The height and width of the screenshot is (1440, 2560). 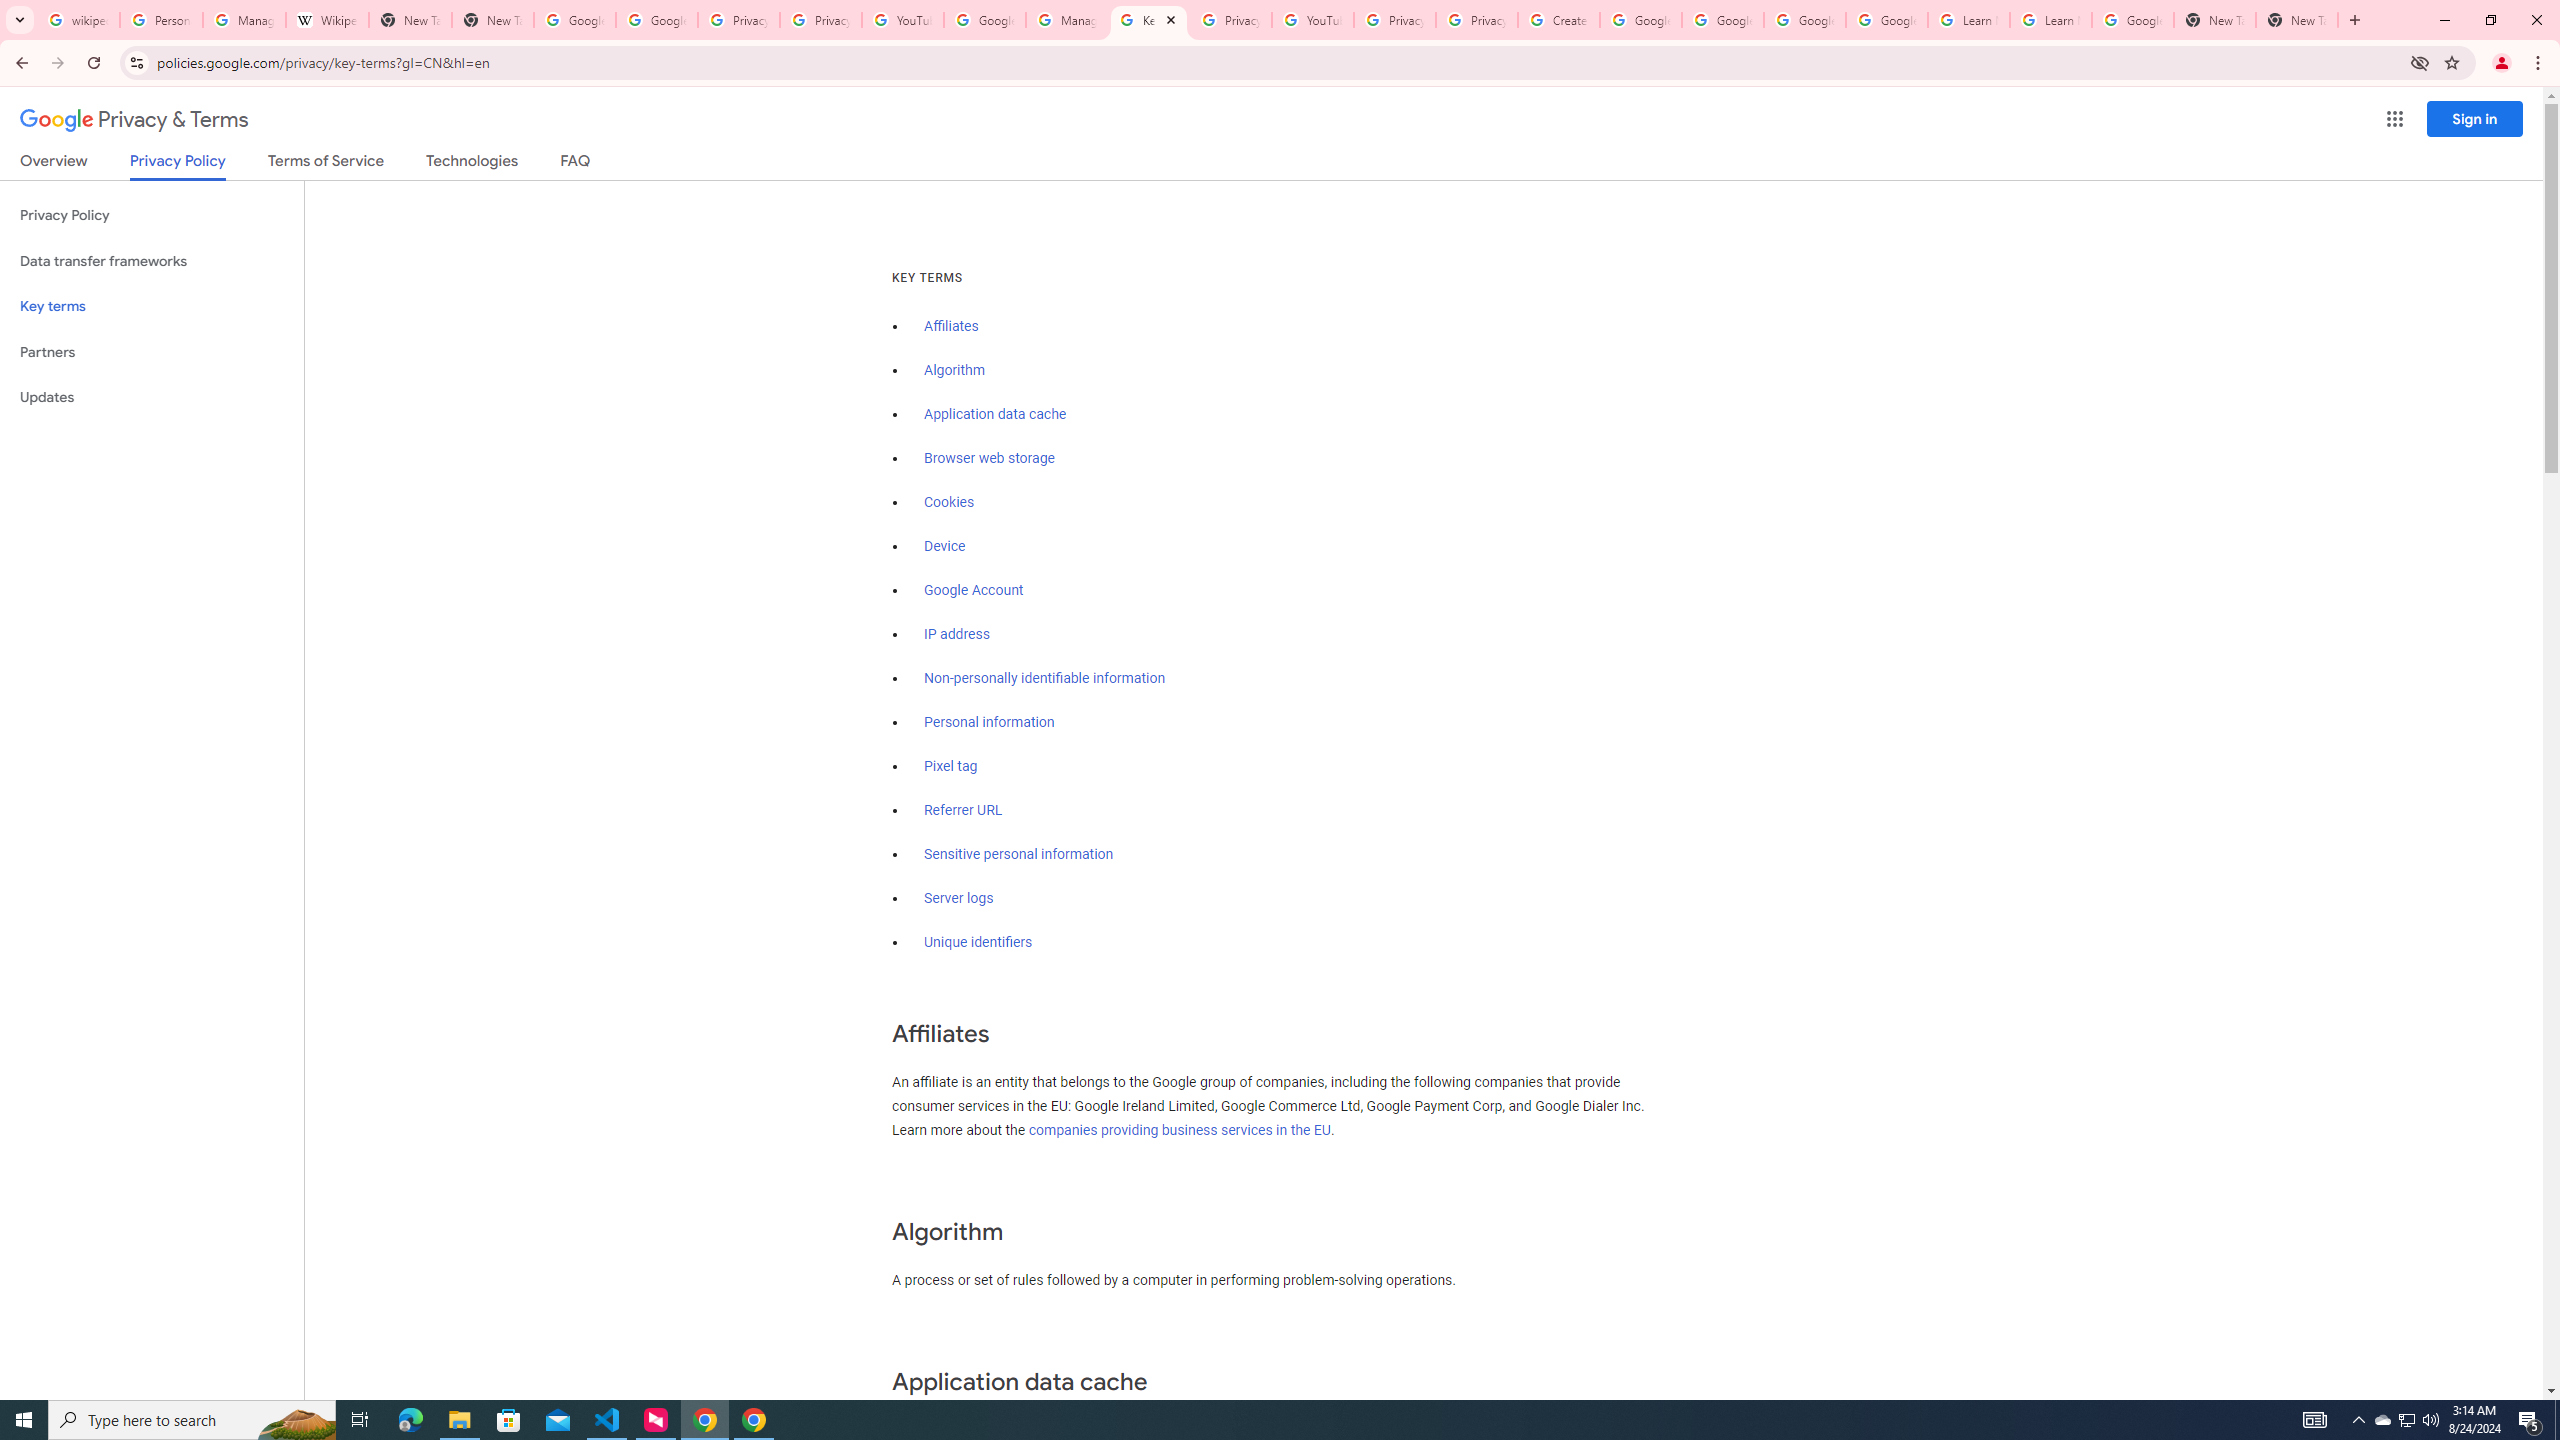 I want to click on 'Privacy Policy', so click(x=151, y=215).